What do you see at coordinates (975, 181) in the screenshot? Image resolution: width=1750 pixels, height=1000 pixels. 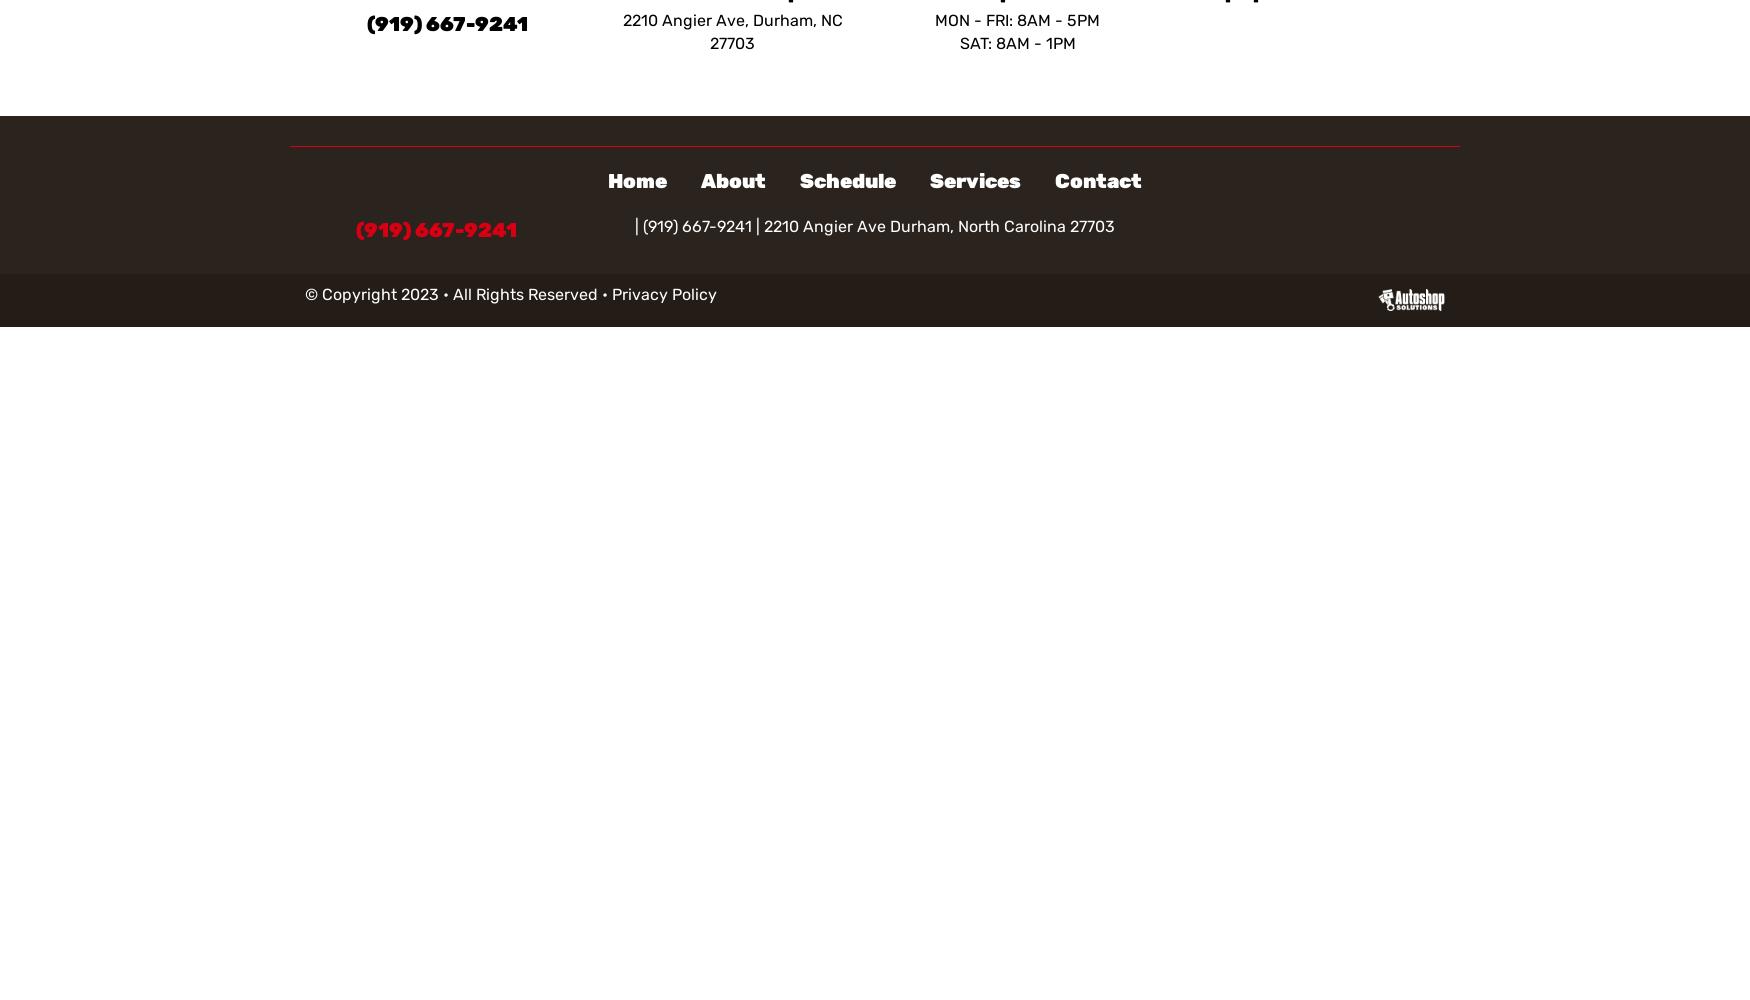 I see `'Services'` at bounding box center [975, 181].